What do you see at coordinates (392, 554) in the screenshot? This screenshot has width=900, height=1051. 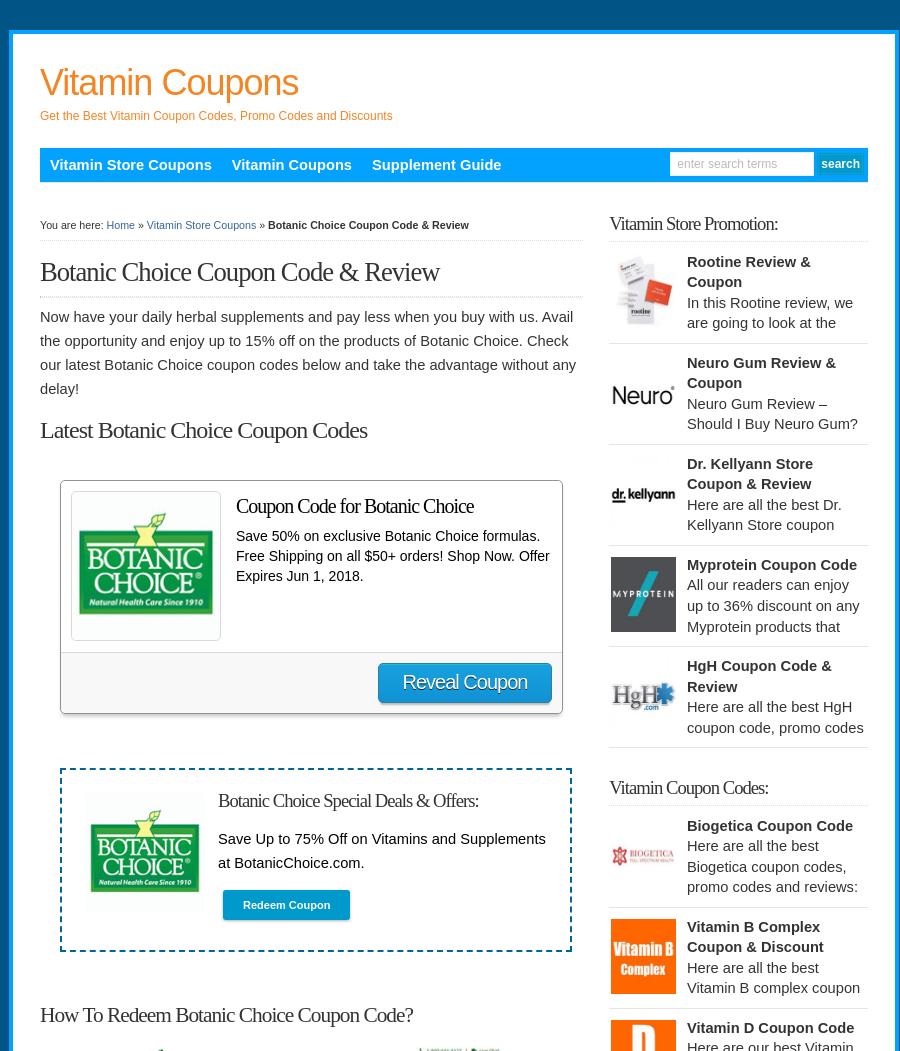 I see `'Save 50% on exclusive Botanic Choice formulas. Free Shipping on all $50+ orders! Shop Now. Offer Expires Jun 1, 2018.'` at bounding box center [392, 554].